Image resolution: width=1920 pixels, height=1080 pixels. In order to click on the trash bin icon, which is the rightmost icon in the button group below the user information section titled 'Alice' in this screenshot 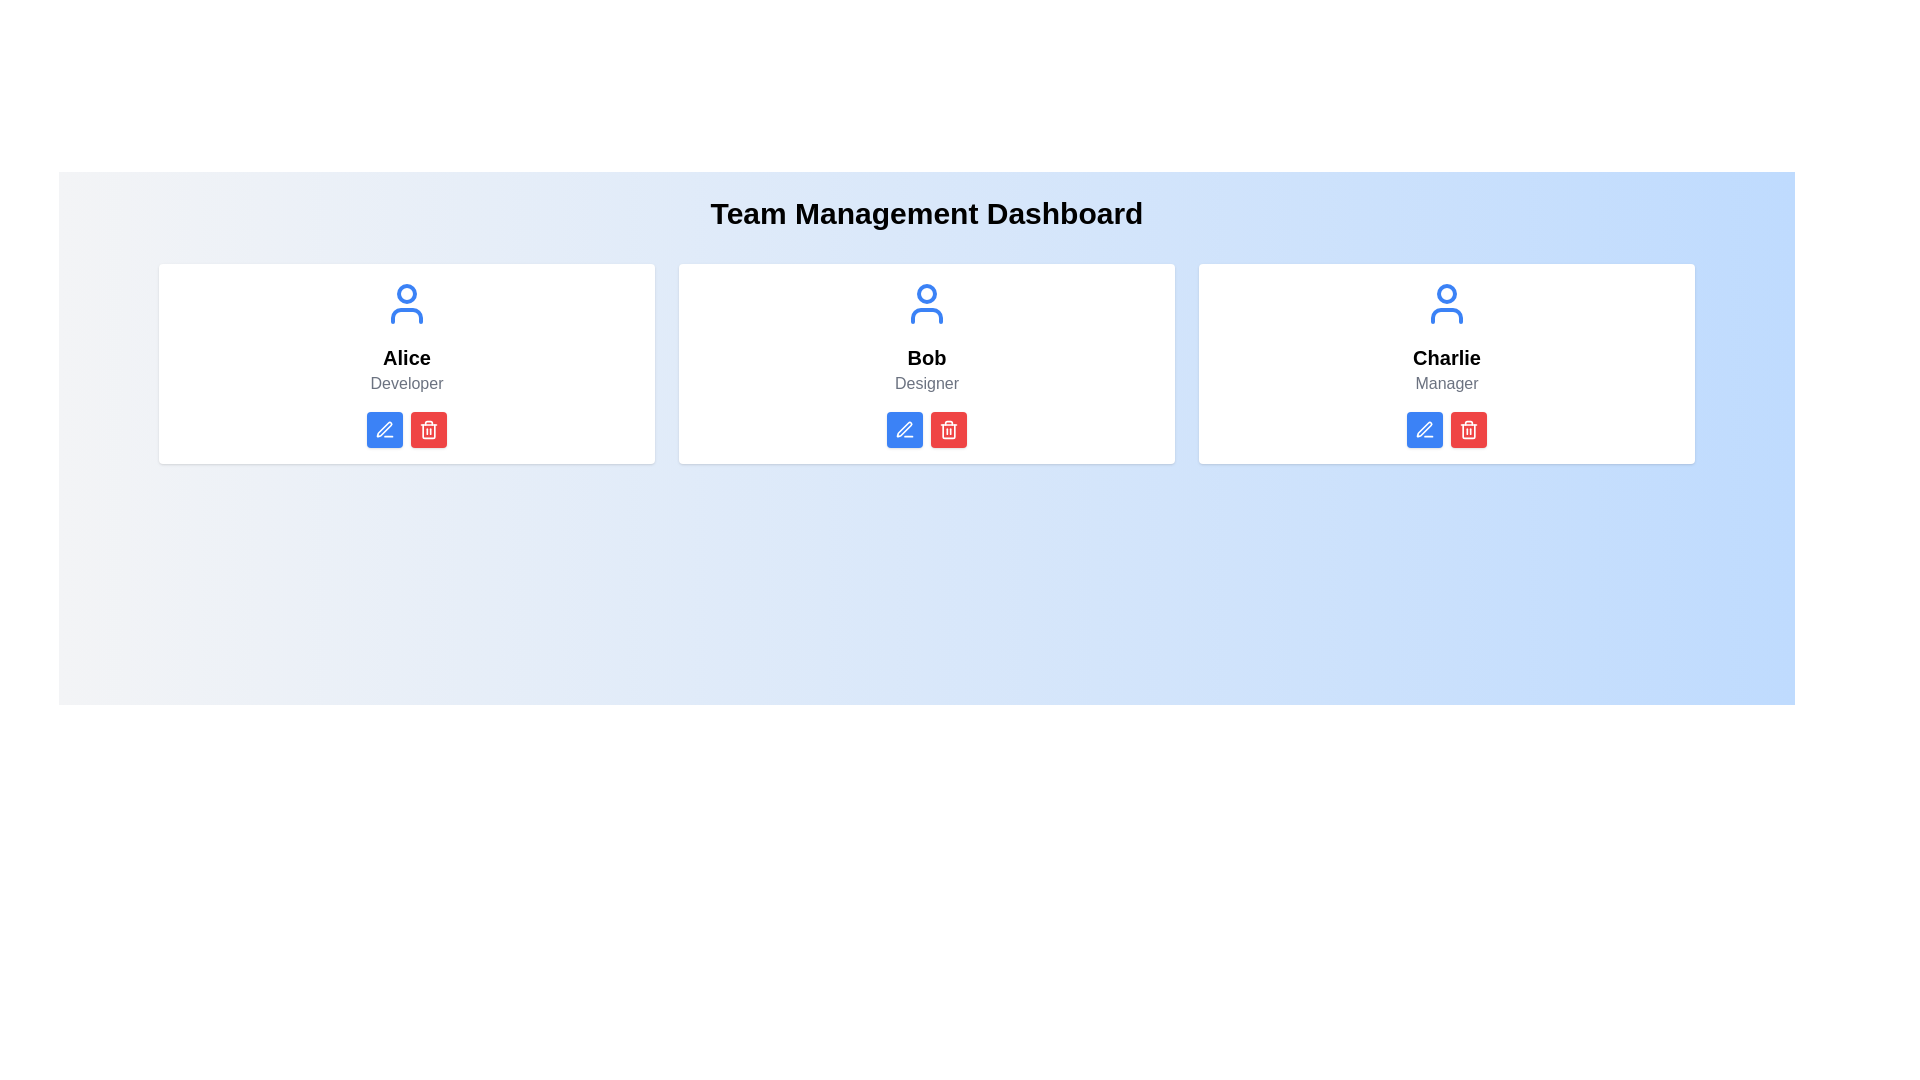, I will do `click(427, 428)`.